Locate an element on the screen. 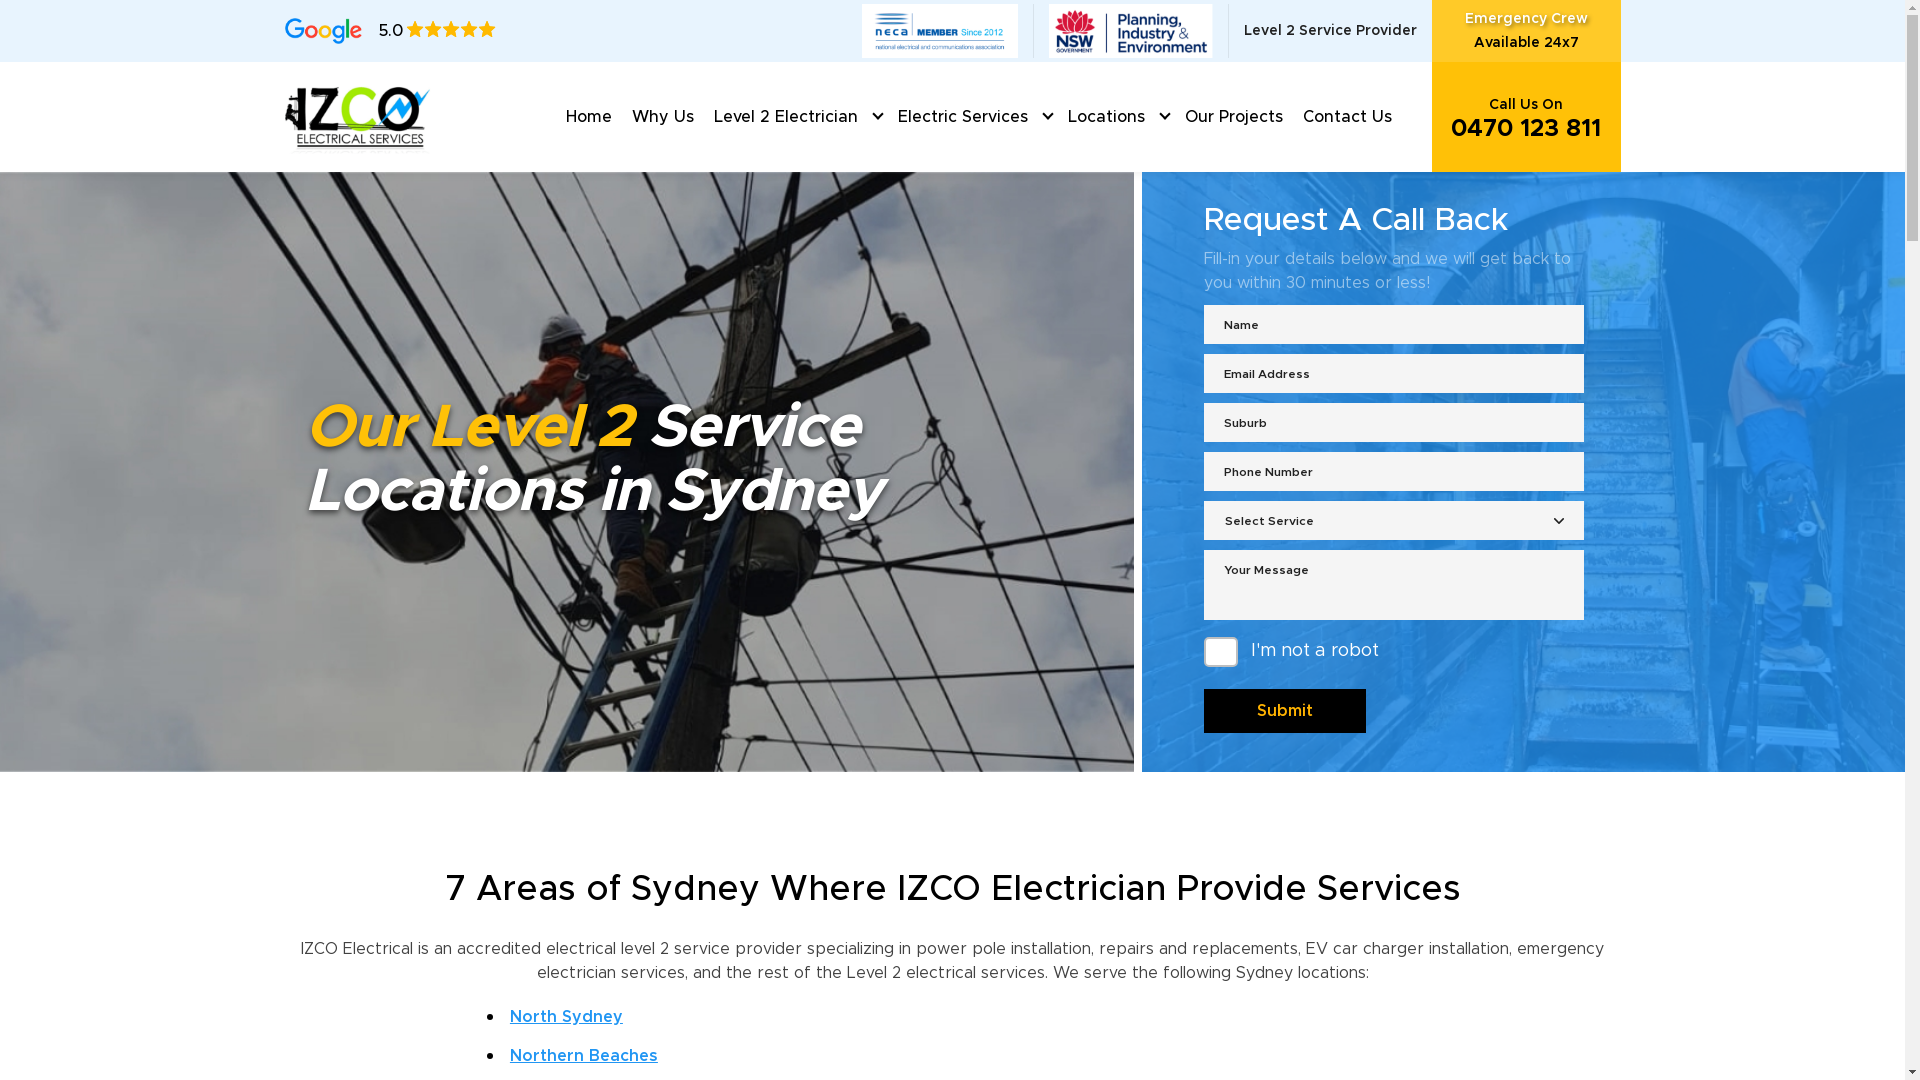  'Level 2 Electrician' is located at coordinates (785, 116).